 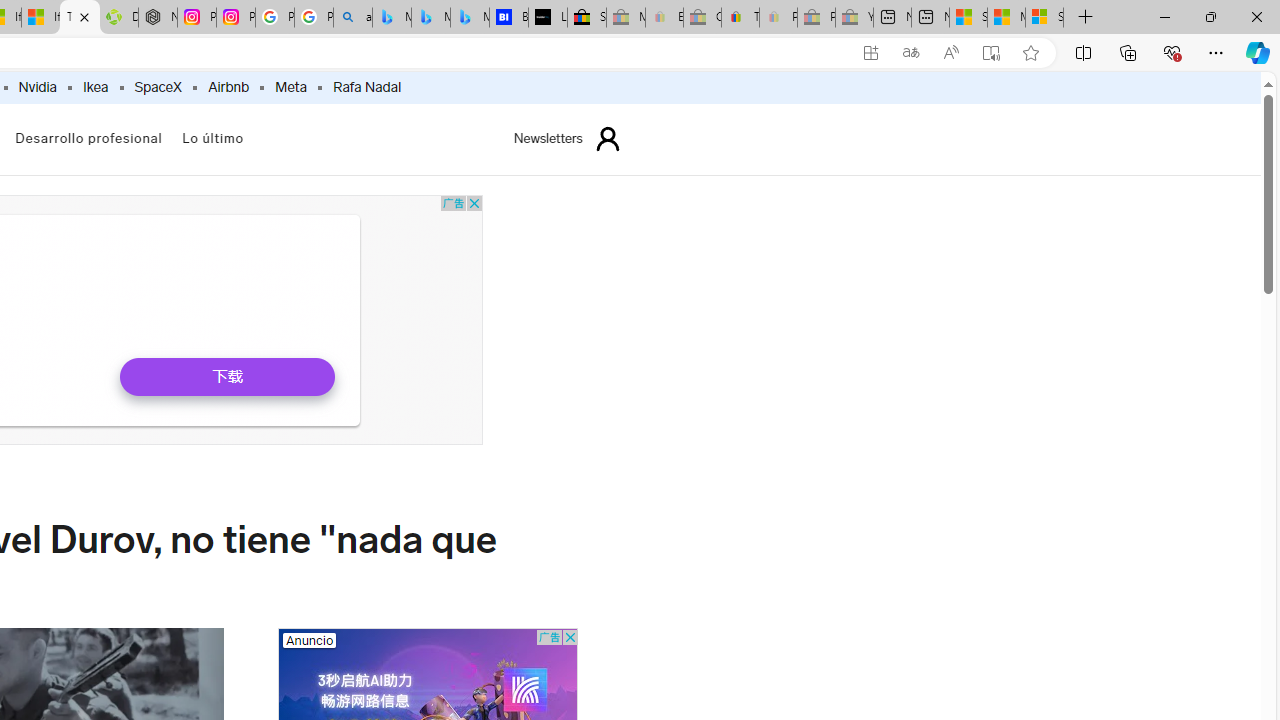 What do you see at coordinates (37, 87) in the screenshot?
I see `'Nvidia'` at bounding box center [37, 87].